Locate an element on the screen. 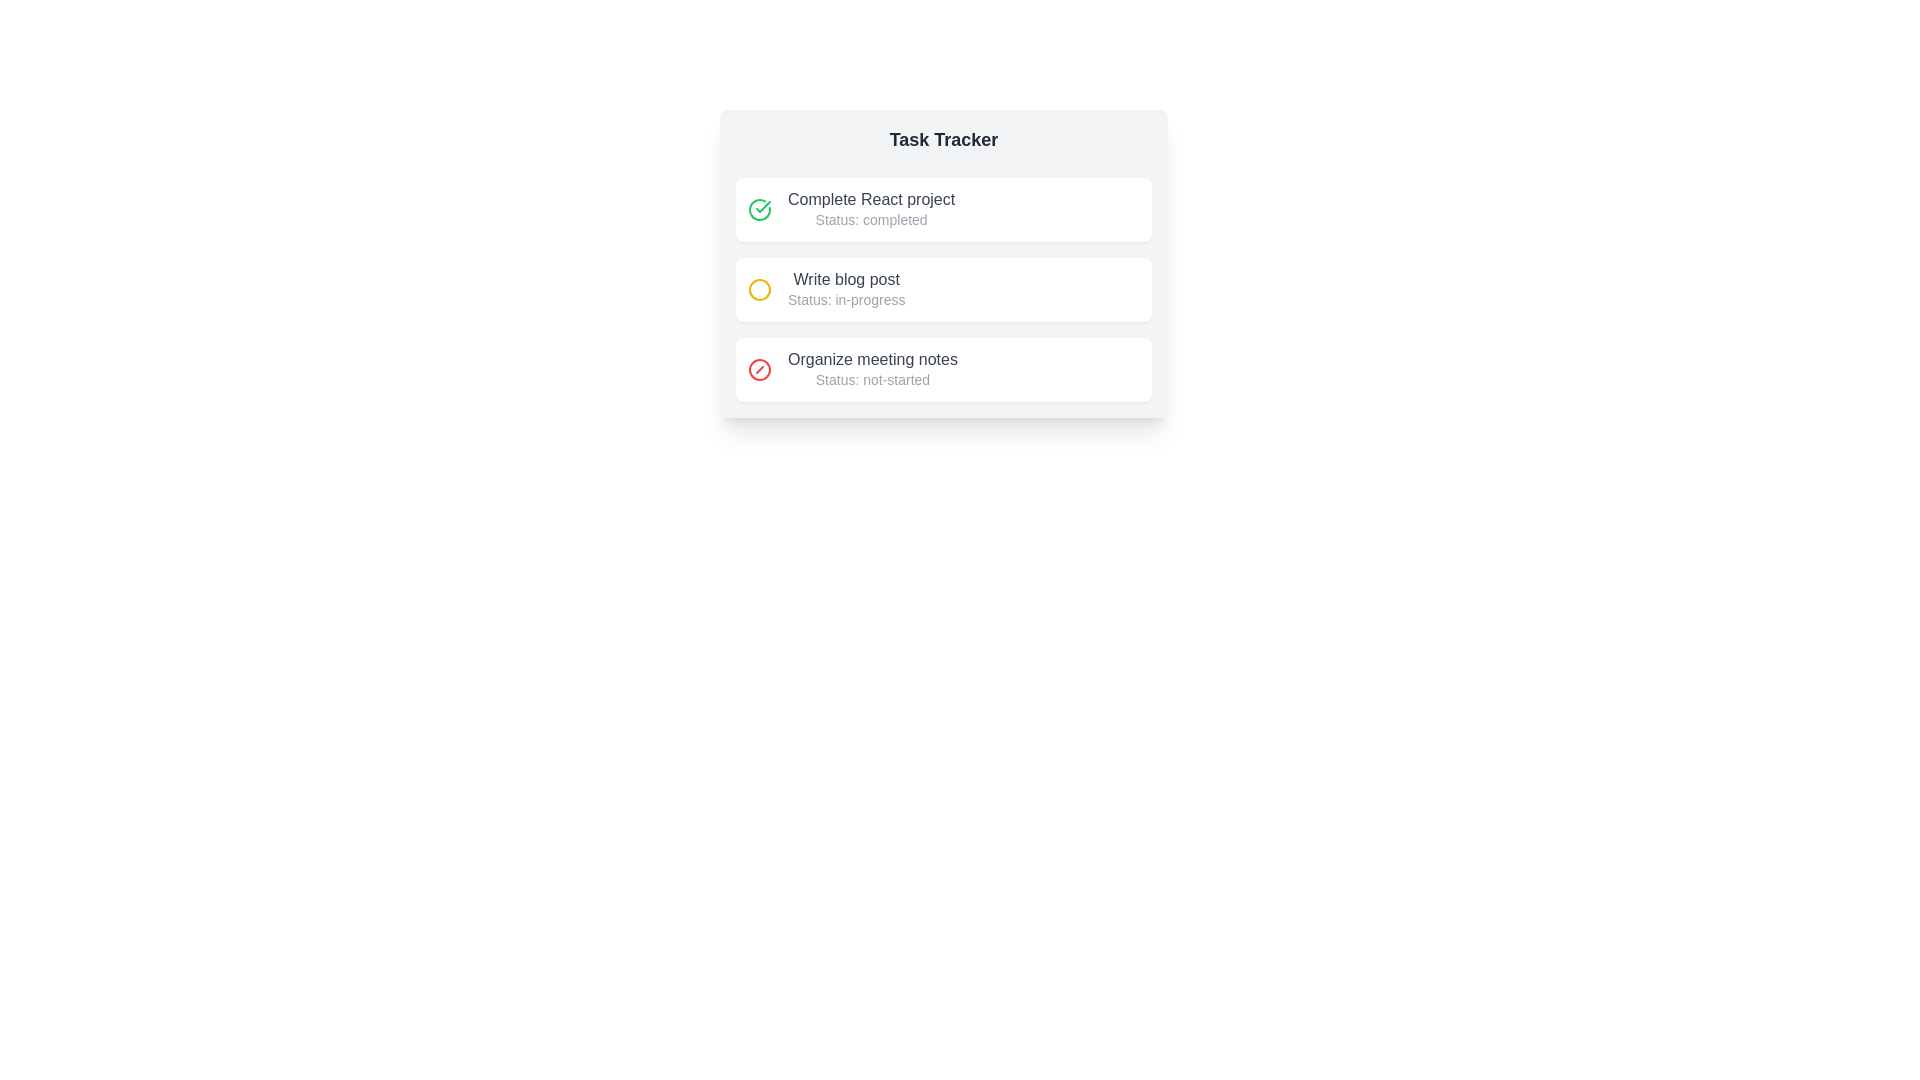  the second task entry is located at coordinates (943, 289).